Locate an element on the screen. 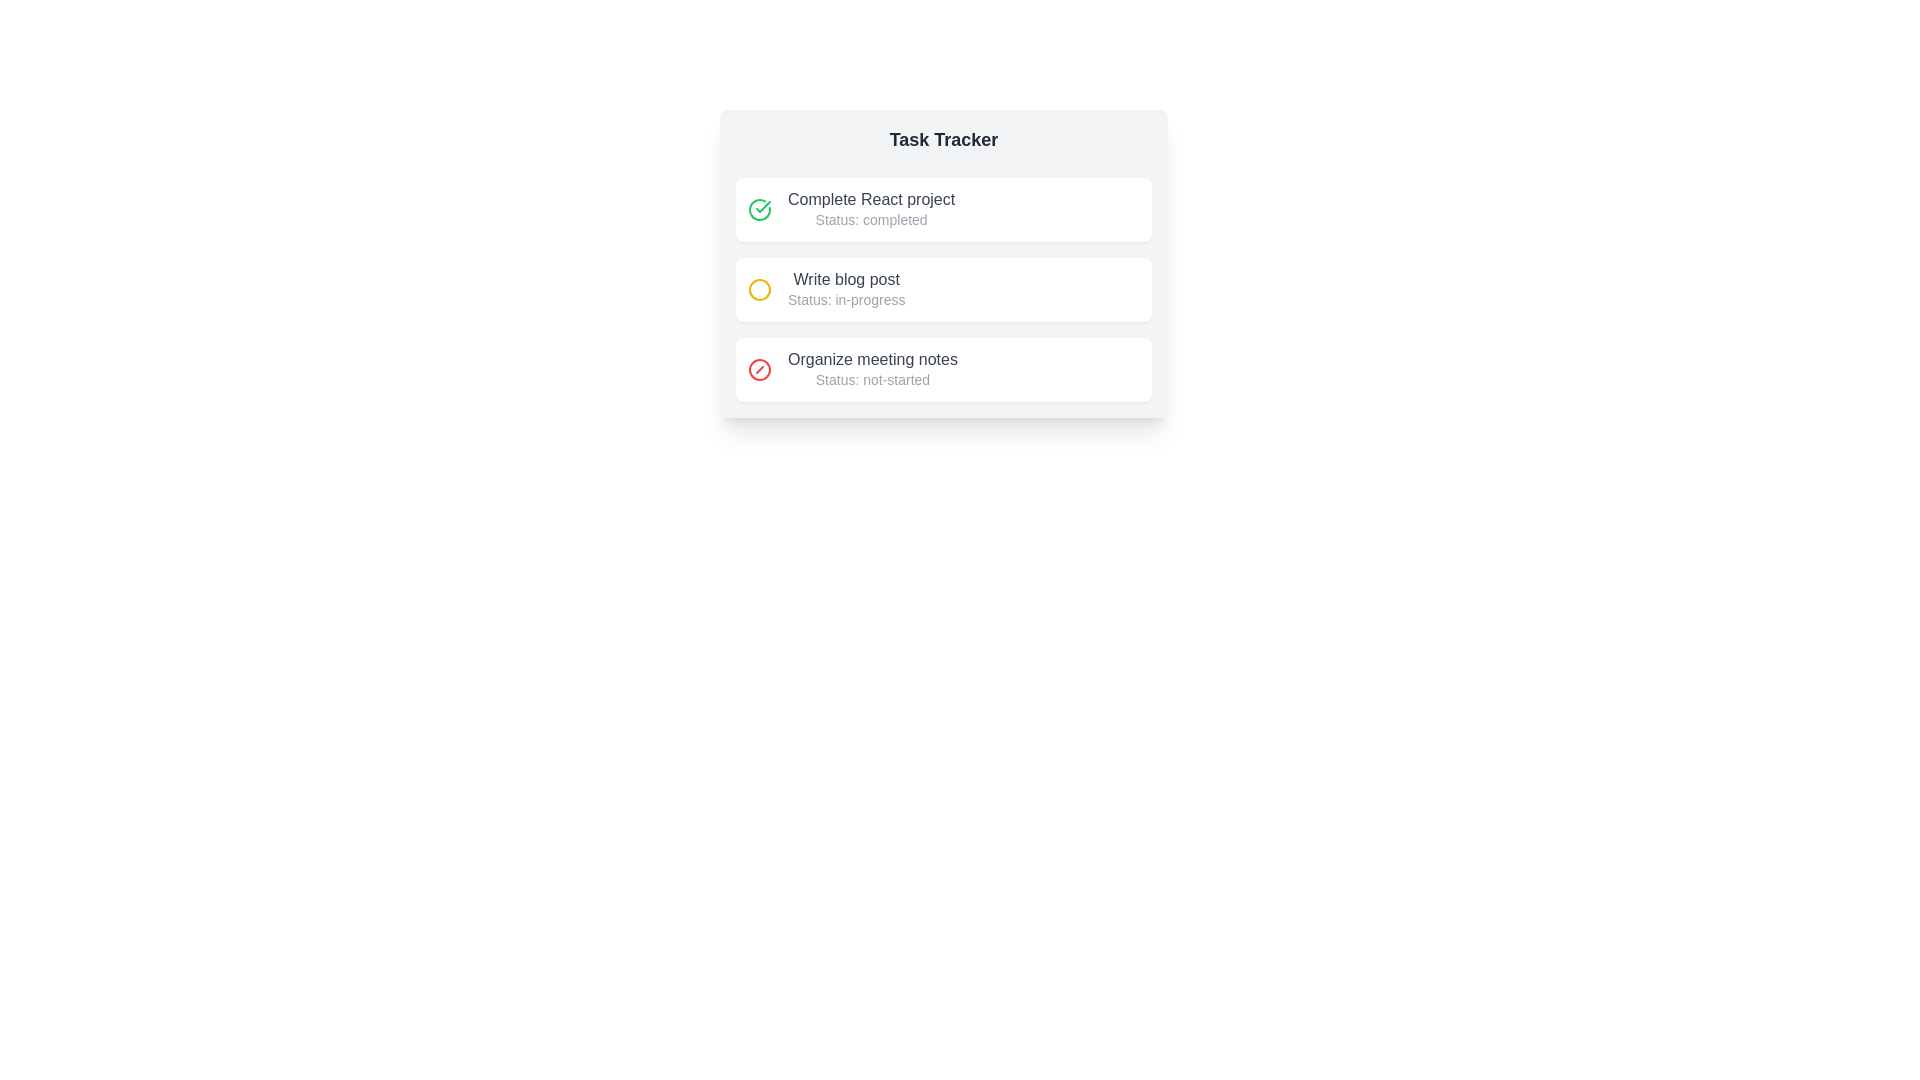  the second task entry is located at coordinates (943, 289).